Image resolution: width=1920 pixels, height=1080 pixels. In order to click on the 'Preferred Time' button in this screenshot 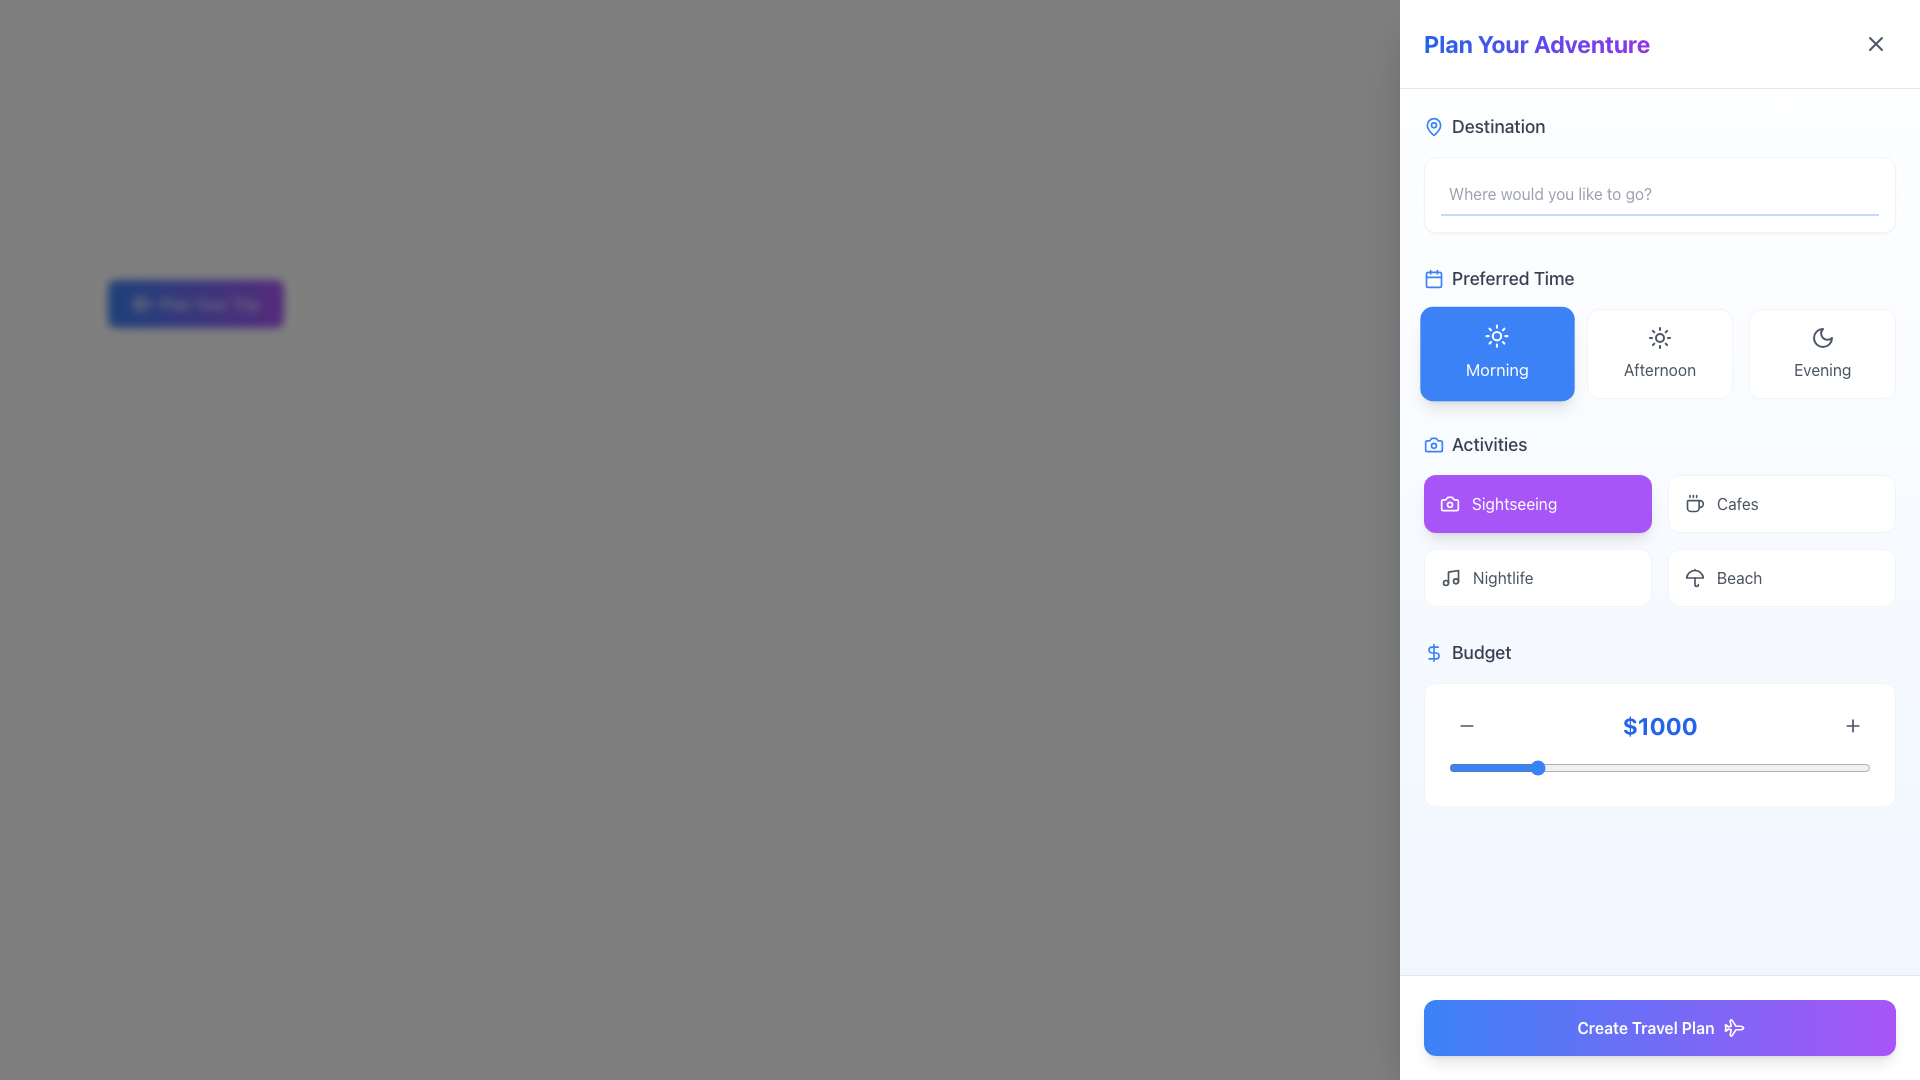, I will do `click(1660, 330)`.